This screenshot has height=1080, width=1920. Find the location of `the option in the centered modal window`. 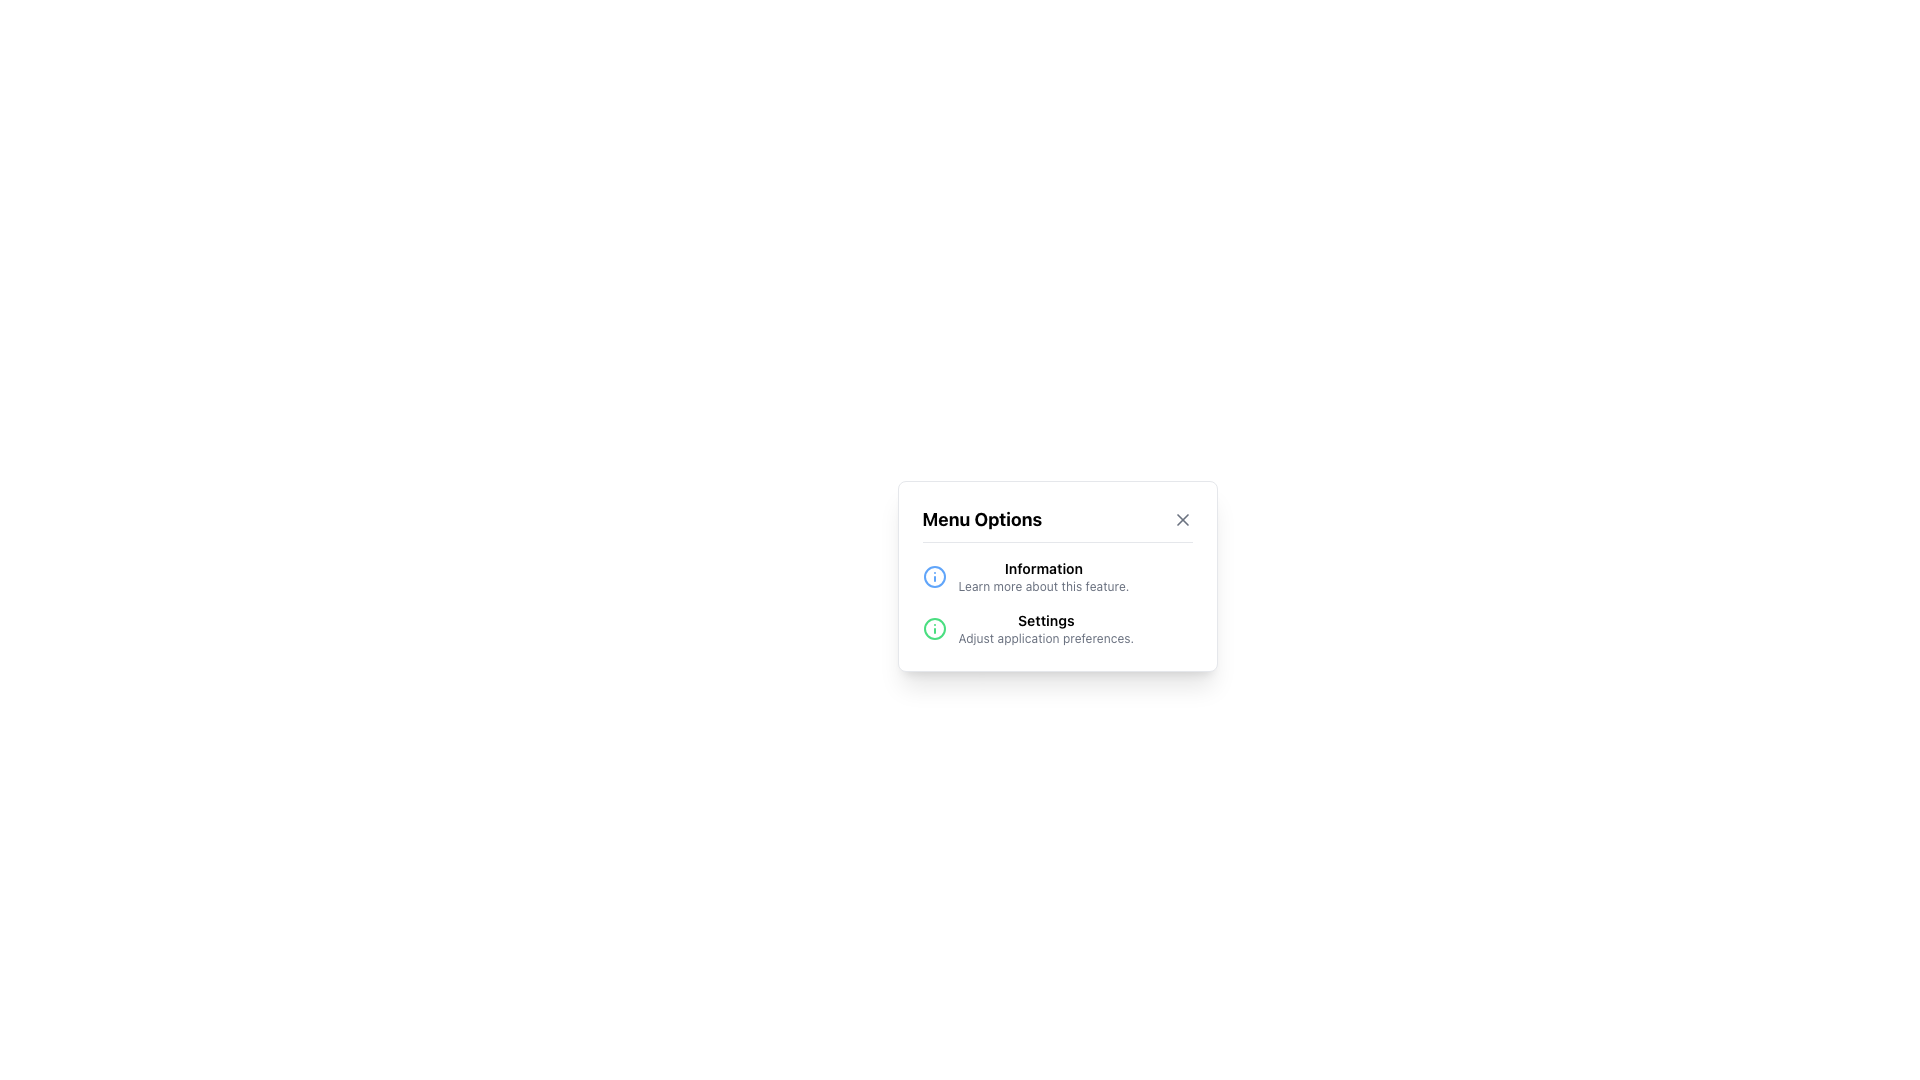

the option in the centered modal window is located at coordinates (1056, 575).